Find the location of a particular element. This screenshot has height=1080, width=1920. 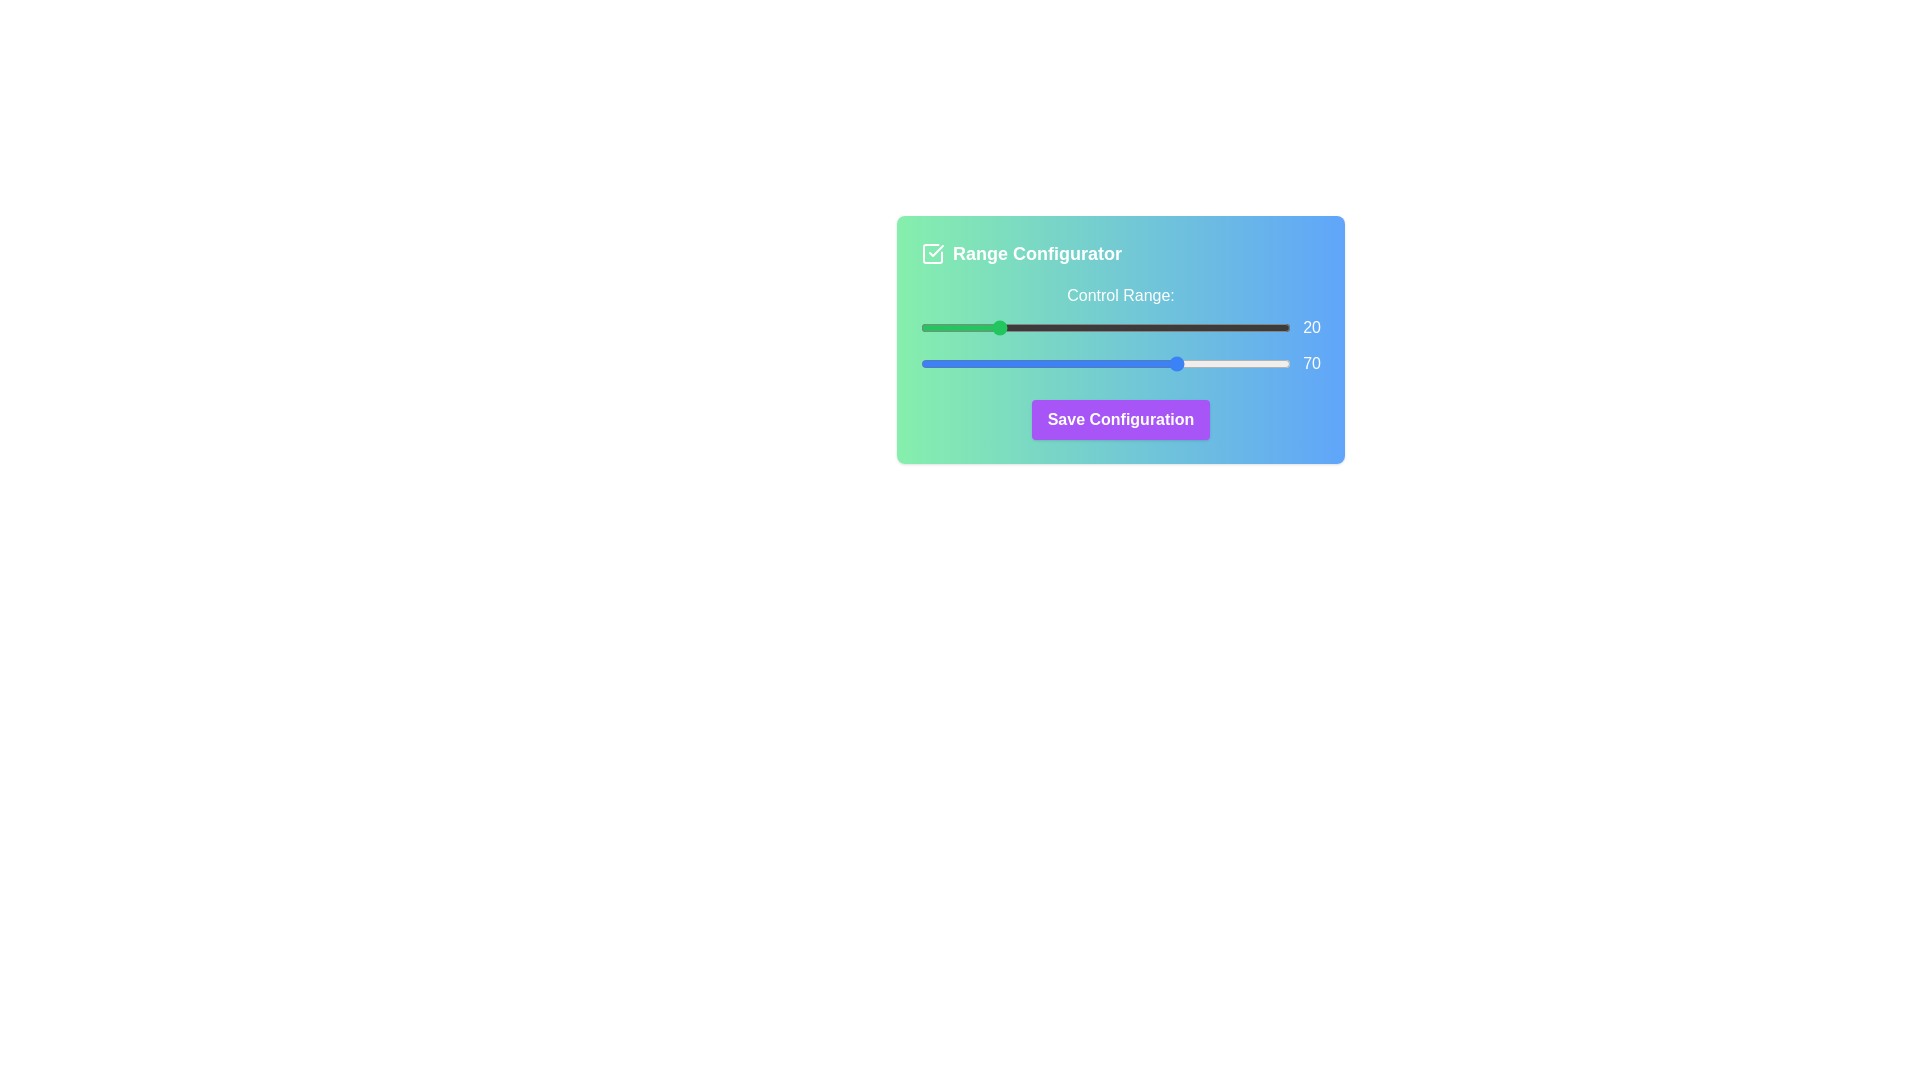

the icon next to the title text to explore additional functionality is located at coordinates (931, 253).